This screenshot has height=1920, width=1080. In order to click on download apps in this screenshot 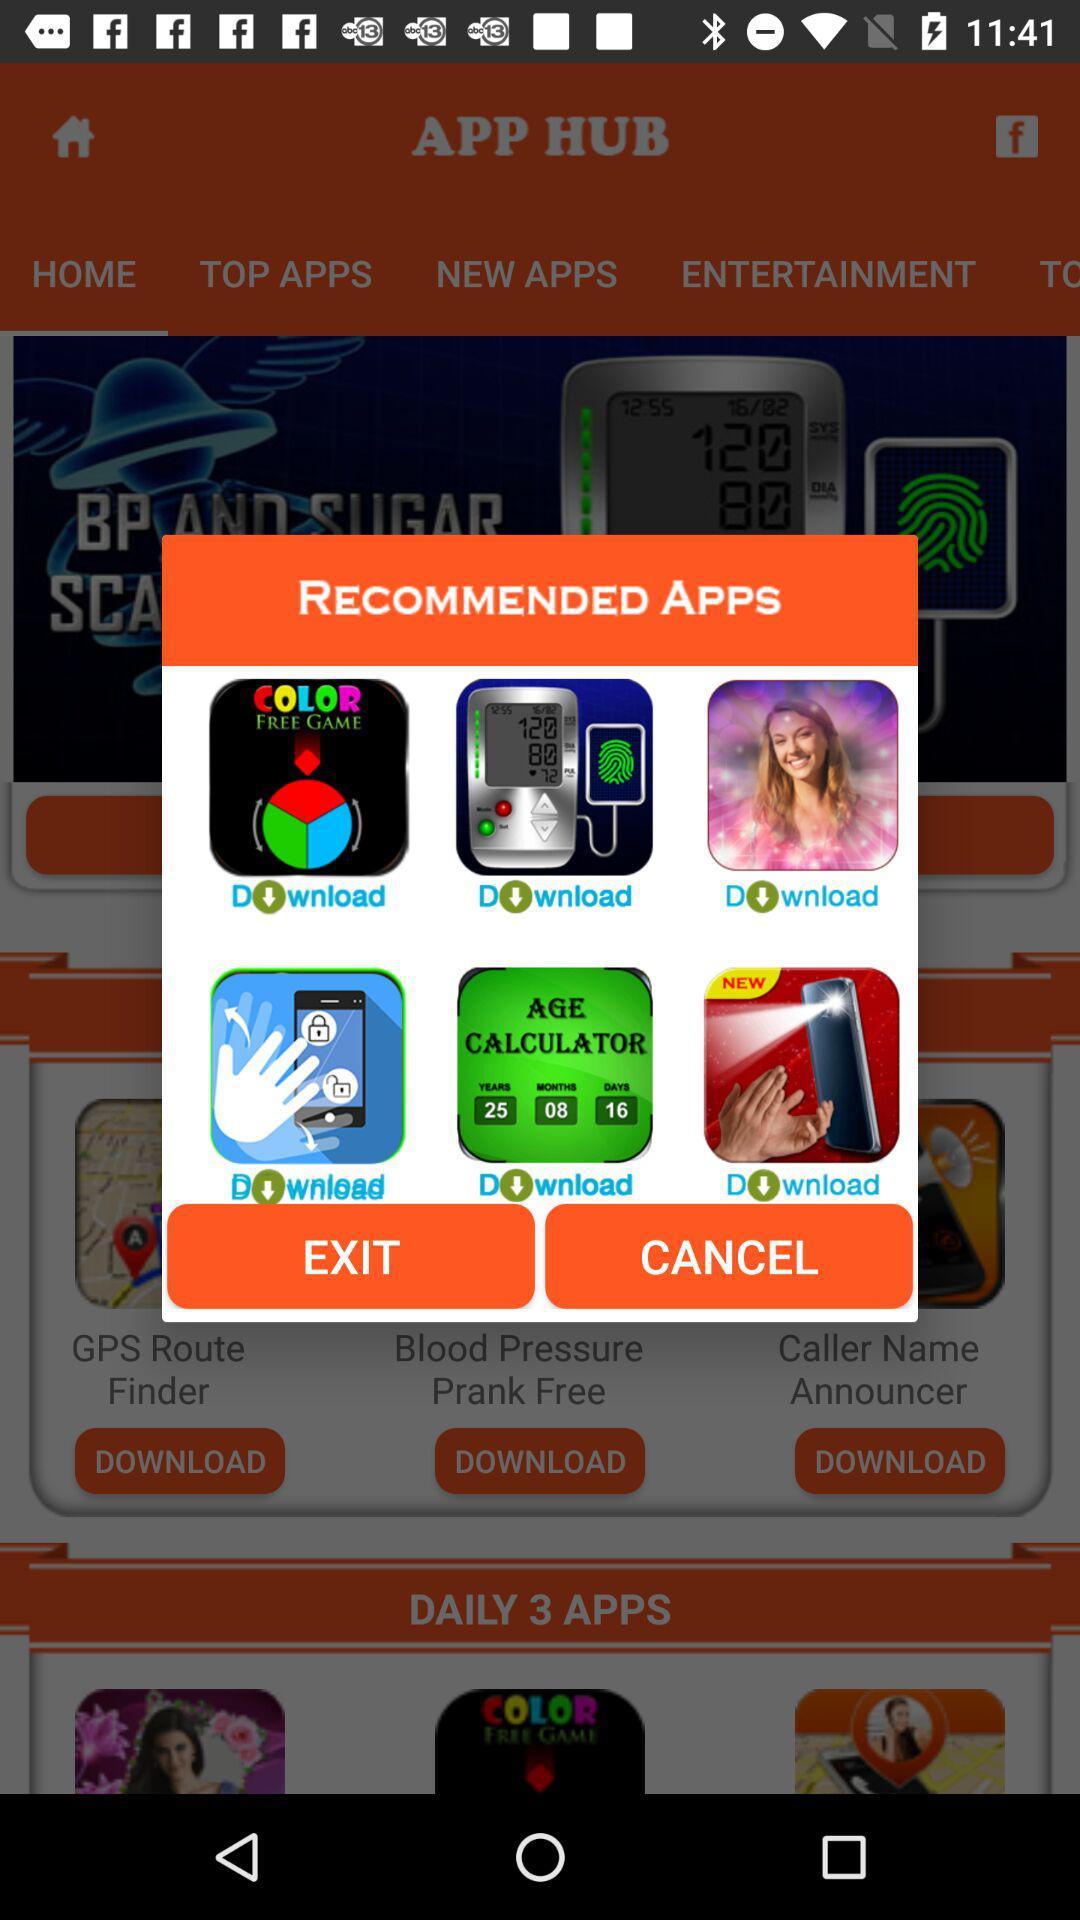, I will do `click(540, 783)`.